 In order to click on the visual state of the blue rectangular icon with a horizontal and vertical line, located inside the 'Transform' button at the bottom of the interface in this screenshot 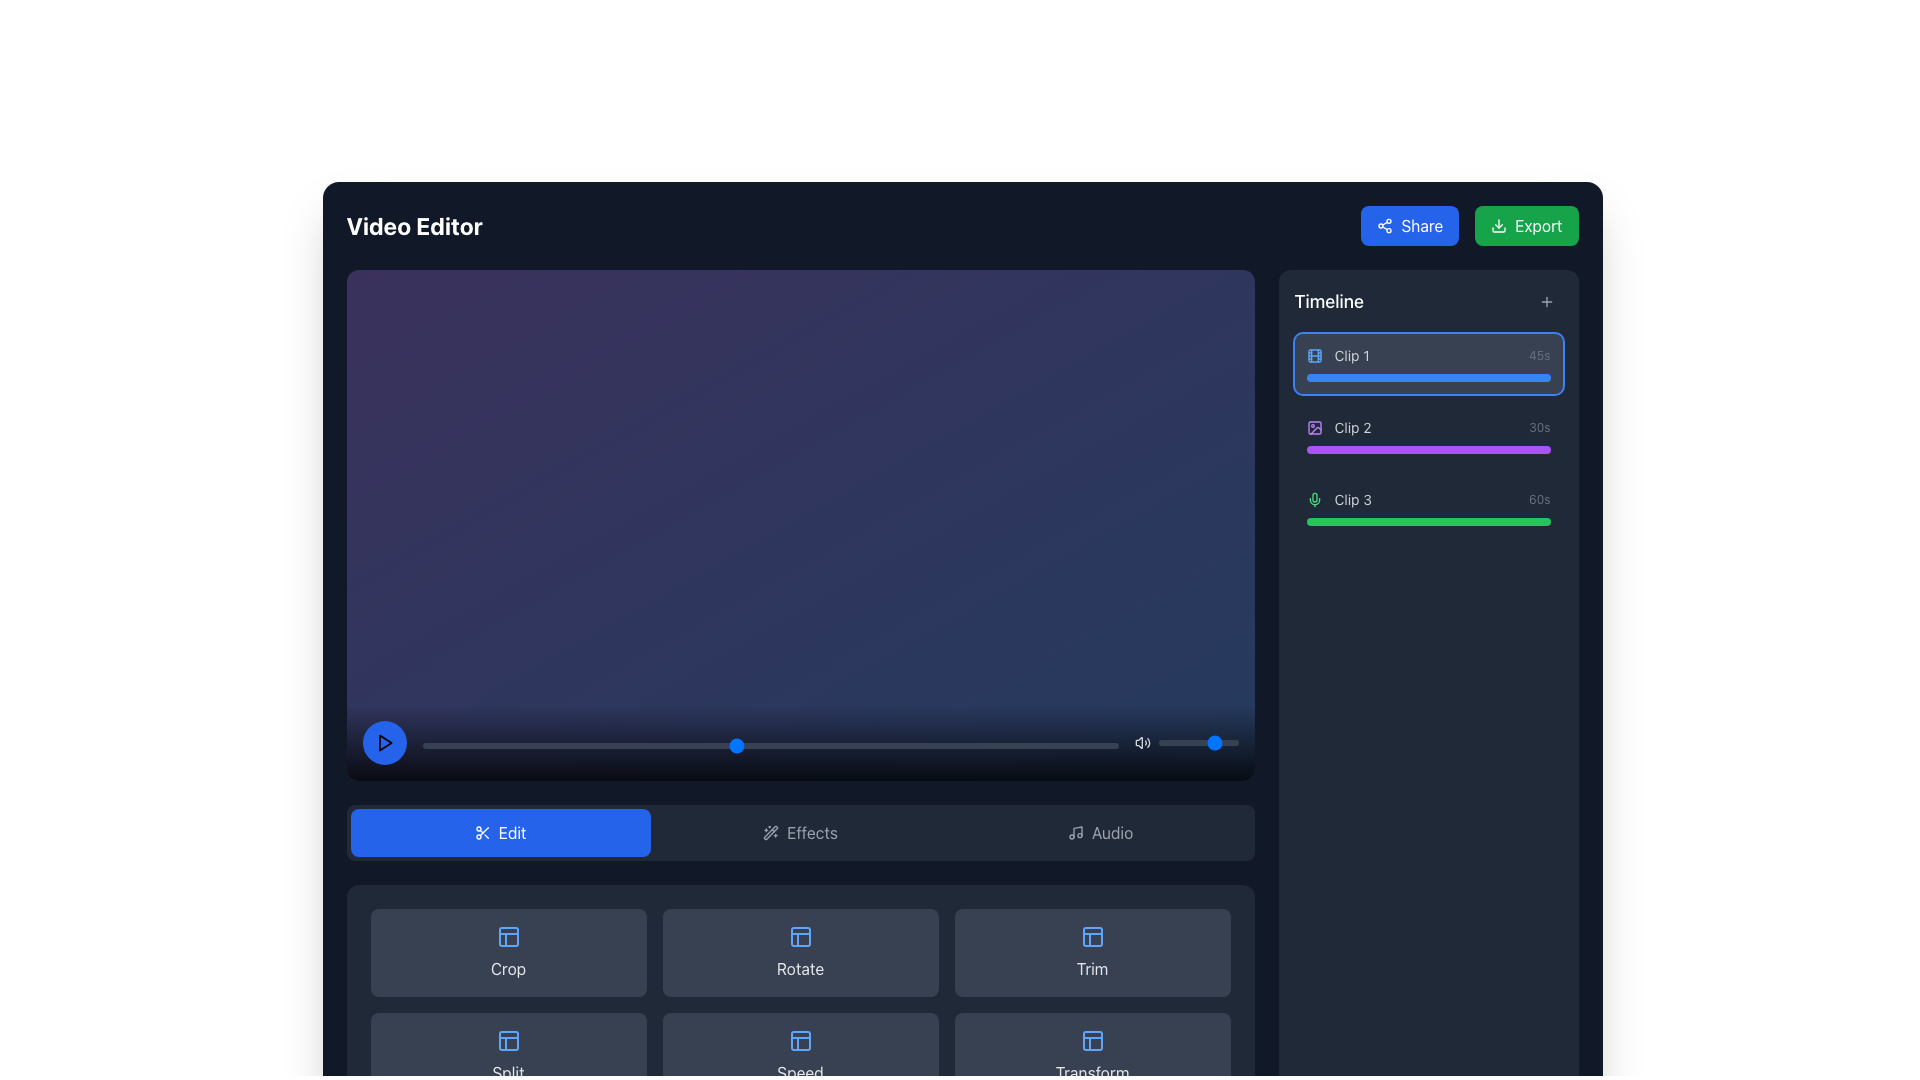, I will do `click(1091, 1039)`.